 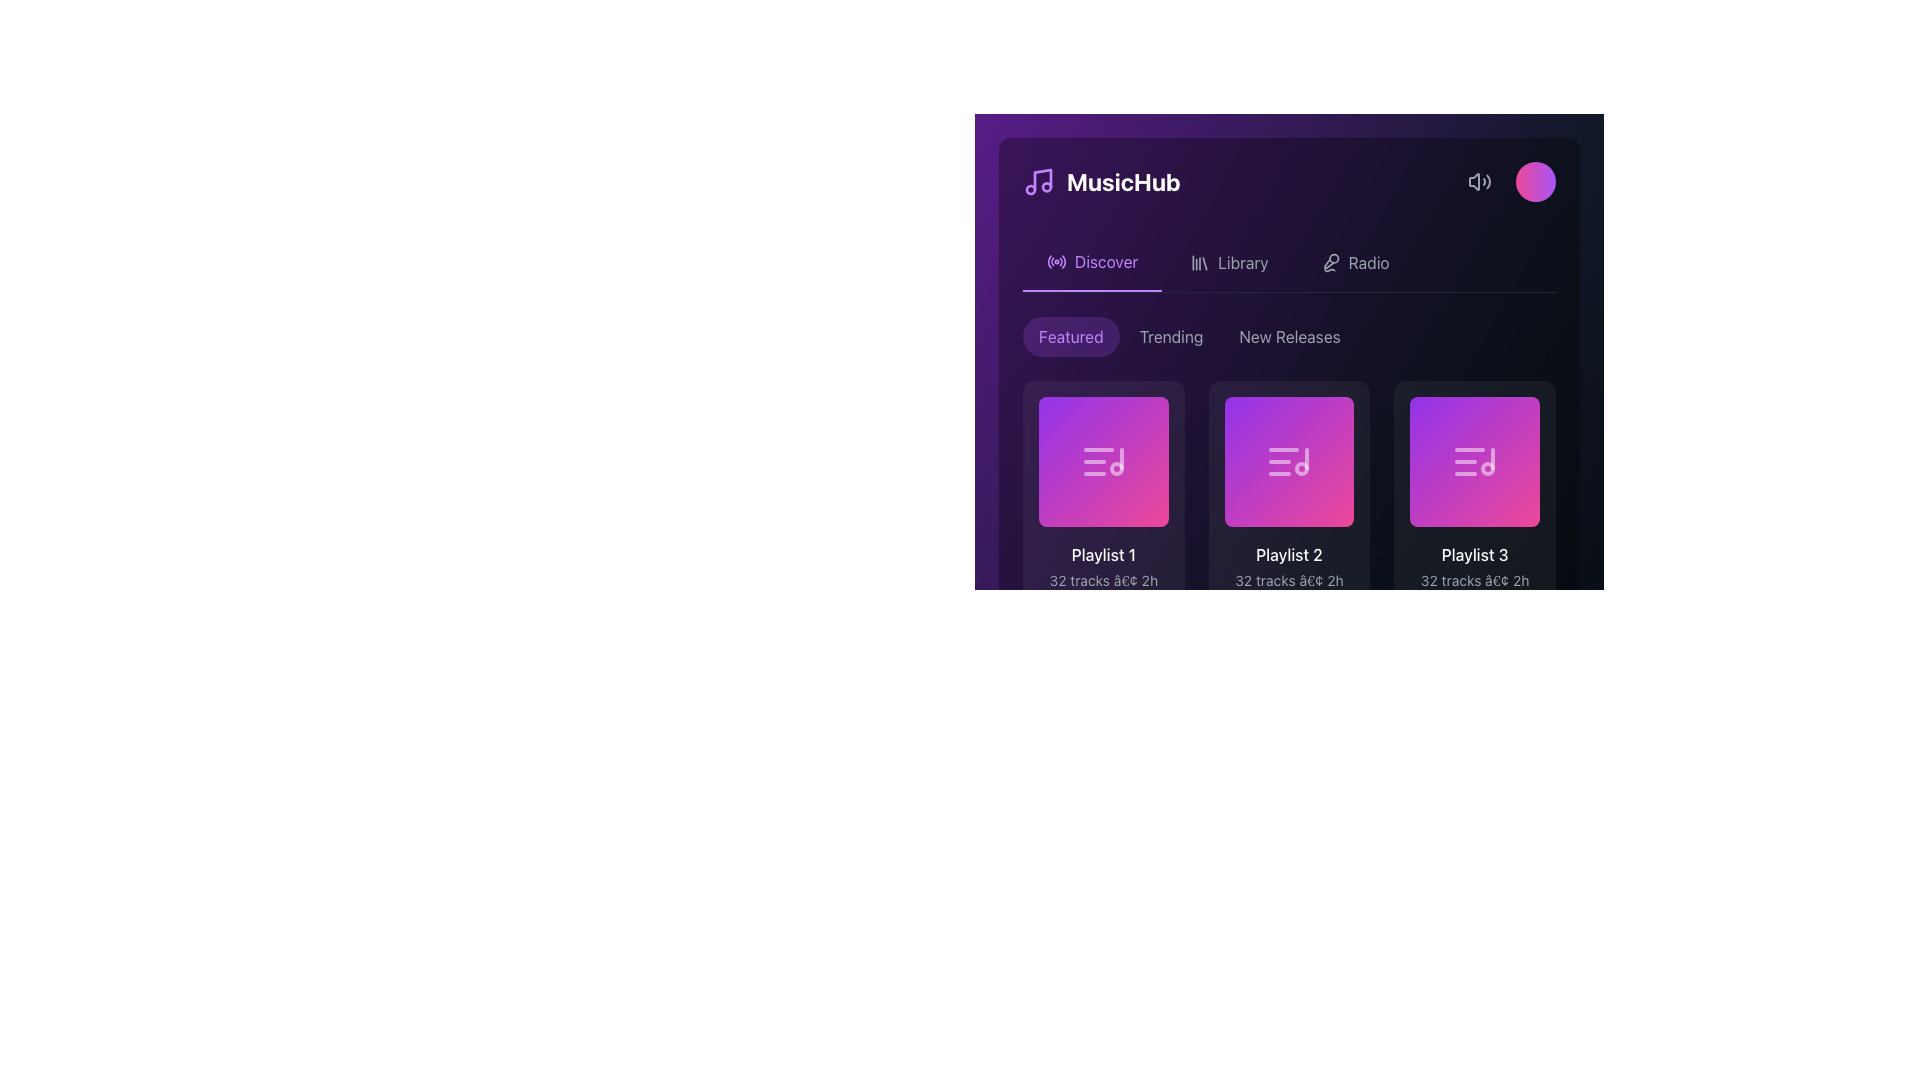 I want to click on the circular button with a gray speaker icon in the top-right section of the interface, so click(x=1479, y=181).